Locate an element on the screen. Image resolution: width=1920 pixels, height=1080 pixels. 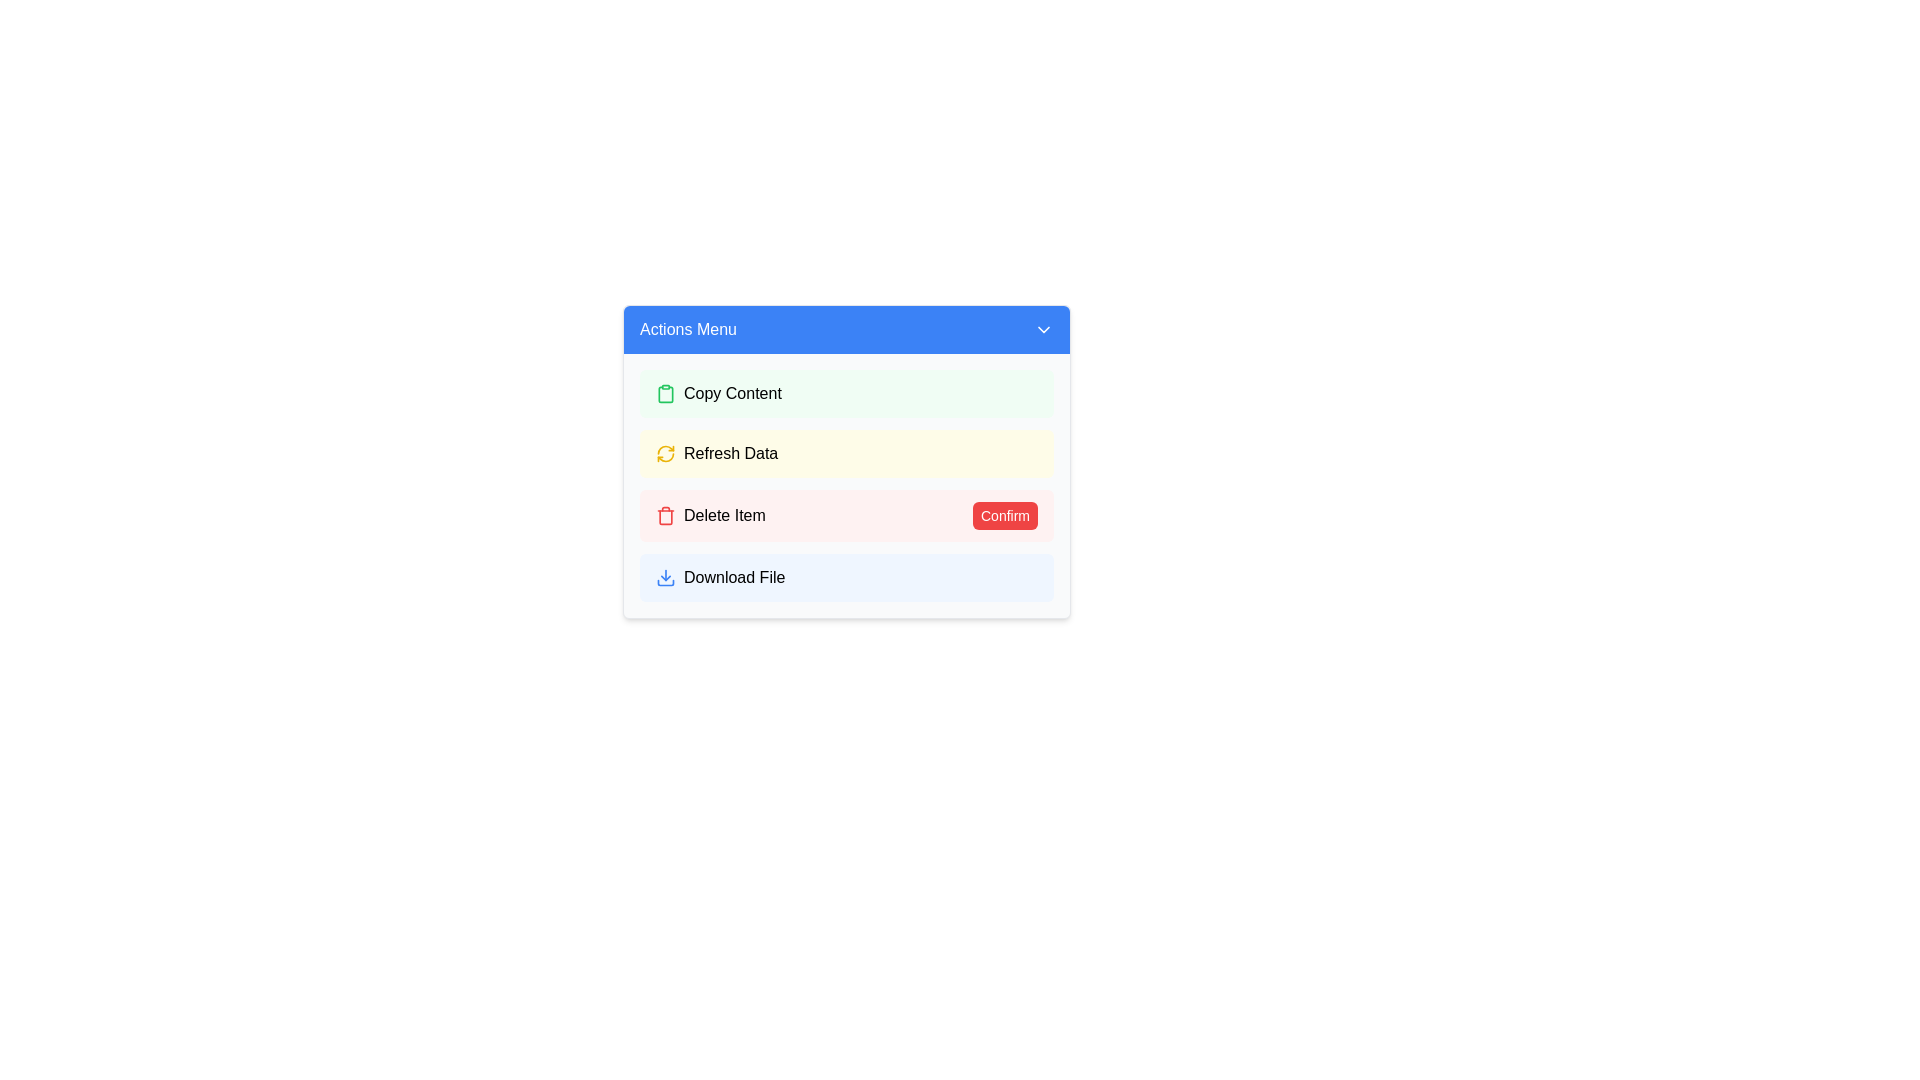
the non-interactive display for the 'Refresh Data' action located in the second position of the 'Actions Menu' list, which is visually presented below 'Copy Content' and above 'Delete Item' is located at coordinates (846, 462).